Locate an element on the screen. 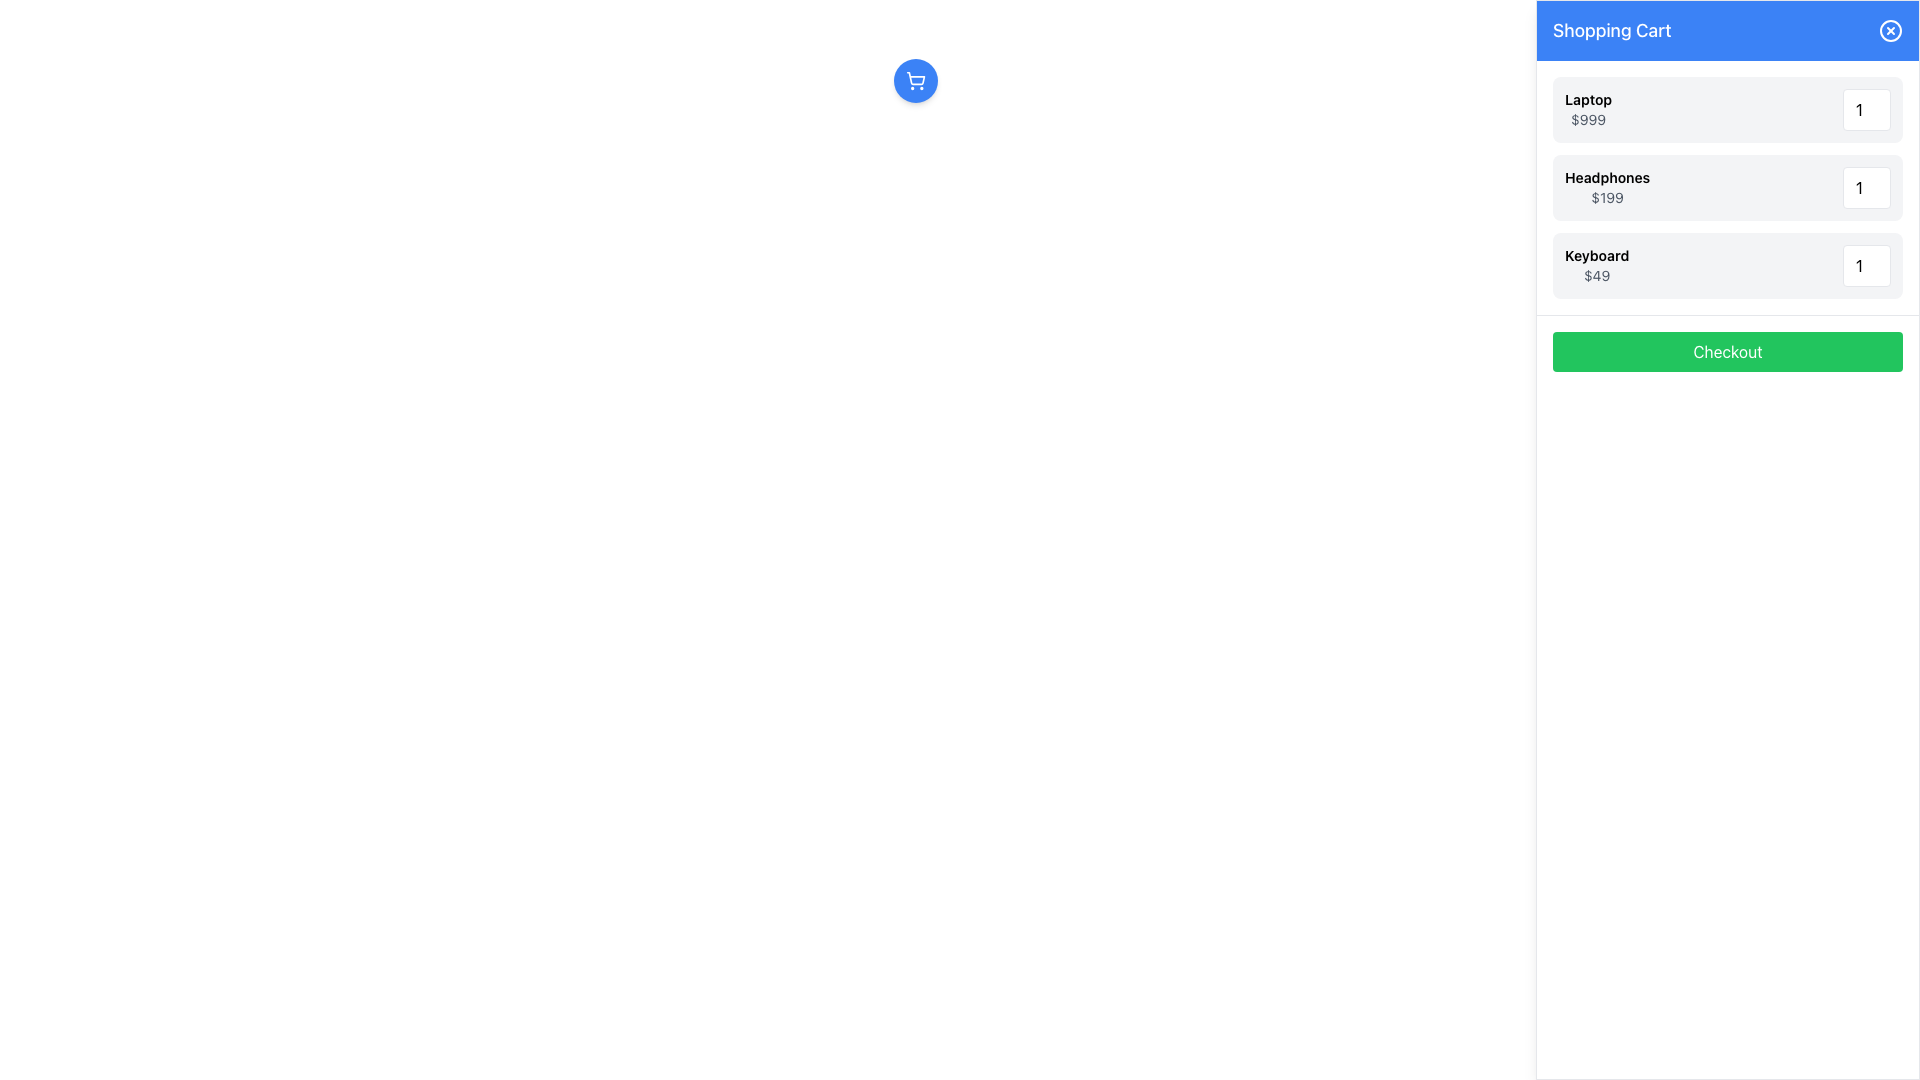 The height and width of the screenshot is (1080, 1920). the text display showing the price '$49' in the shopping cart interface, located beneath the 'Keyboard' label and next to the quantity selector is located at coordinates (1596, 276).